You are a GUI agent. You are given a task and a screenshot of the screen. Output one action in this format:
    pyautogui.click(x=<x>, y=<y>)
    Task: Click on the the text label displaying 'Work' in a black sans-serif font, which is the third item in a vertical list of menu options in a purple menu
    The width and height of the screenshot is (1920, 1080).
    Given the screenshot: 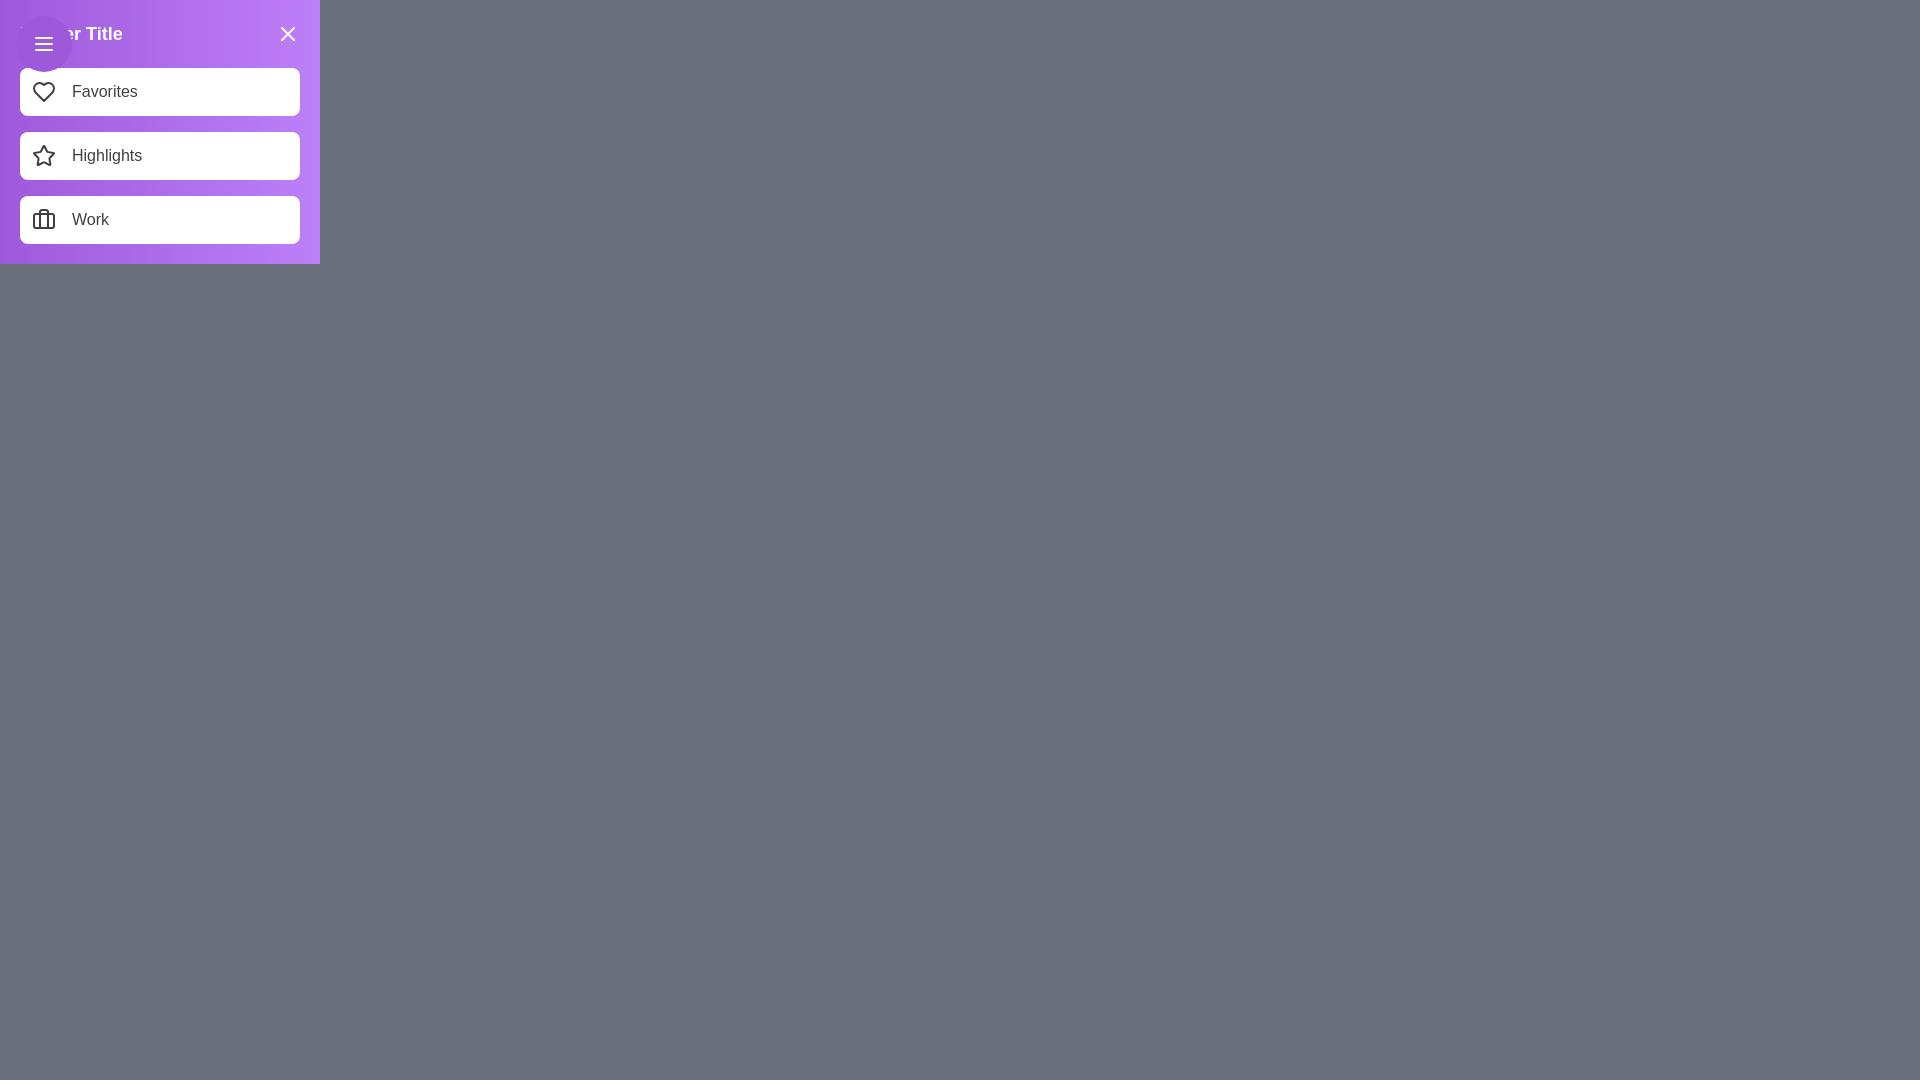 What is the action you would take?
    pyautogui.click(x=89, y=219)
    